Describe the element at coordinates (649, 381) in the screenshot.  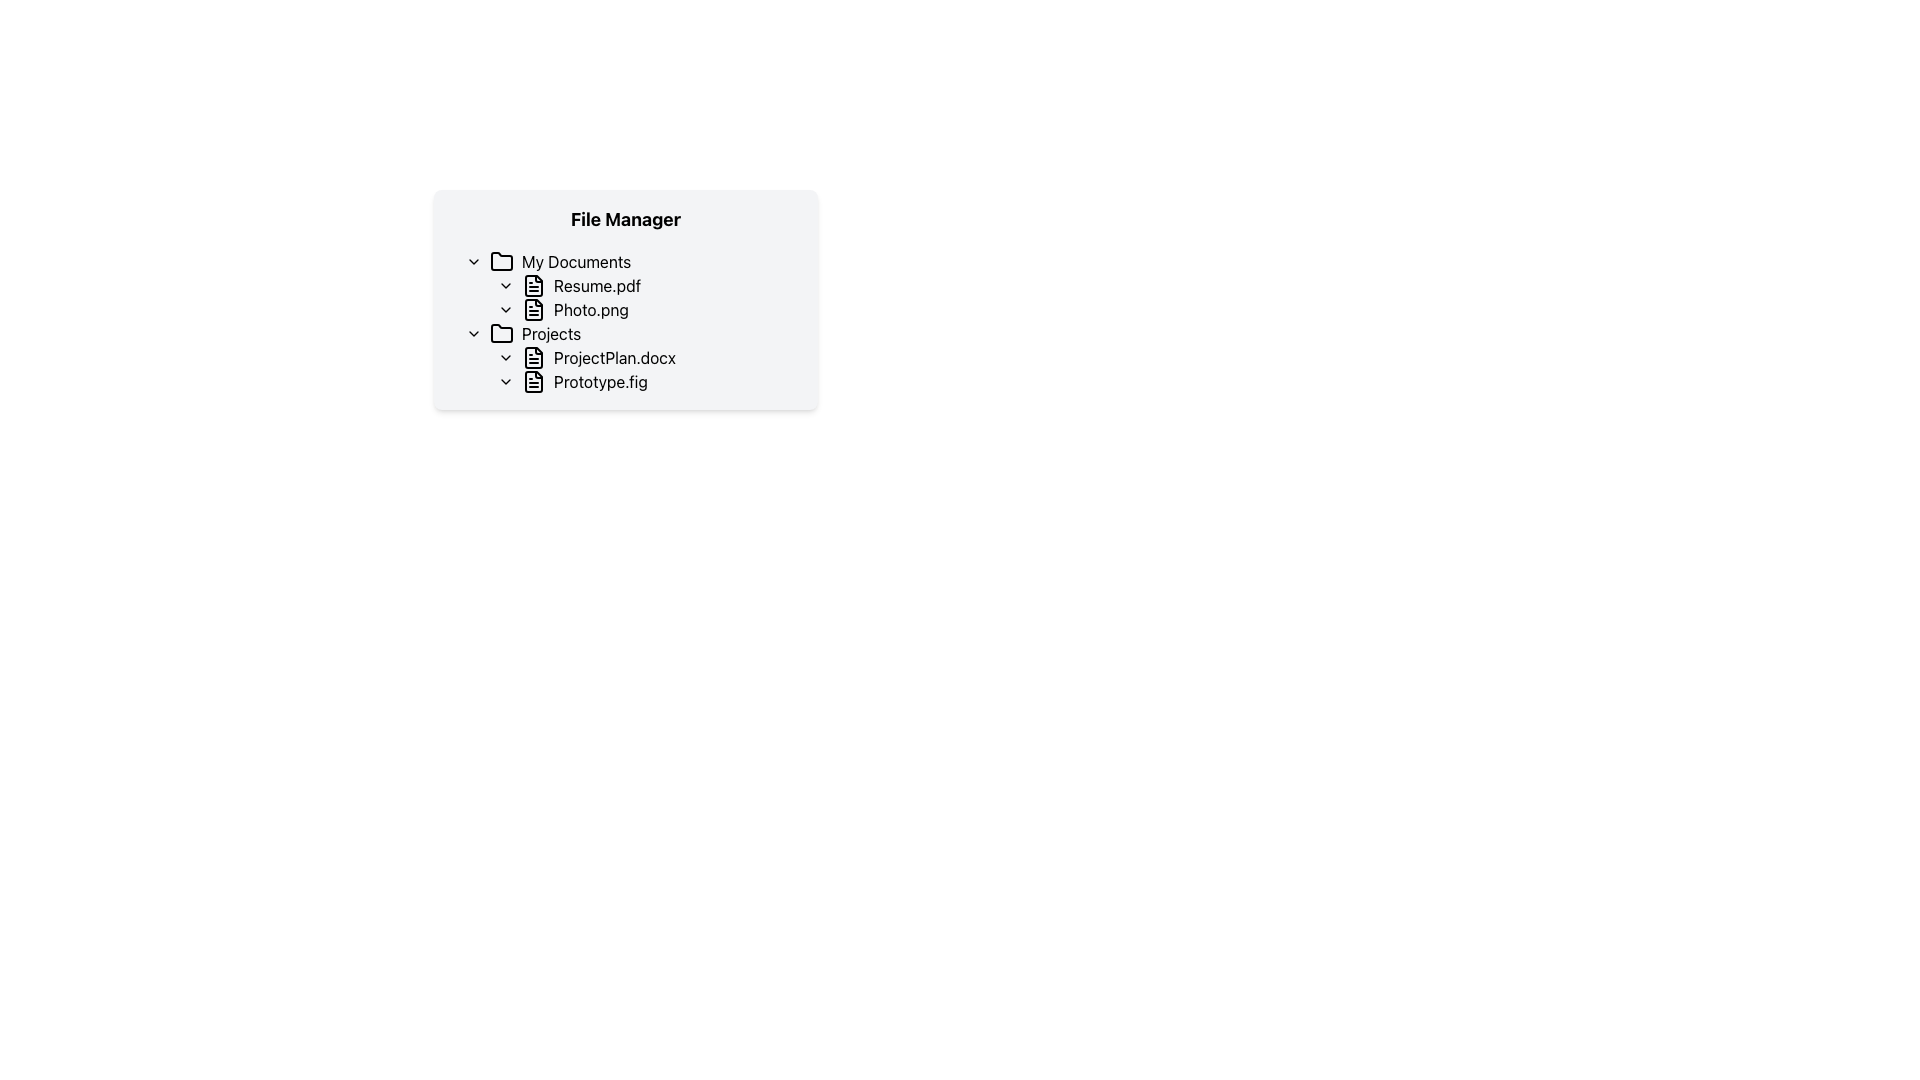
I see `the second entry` at that location.